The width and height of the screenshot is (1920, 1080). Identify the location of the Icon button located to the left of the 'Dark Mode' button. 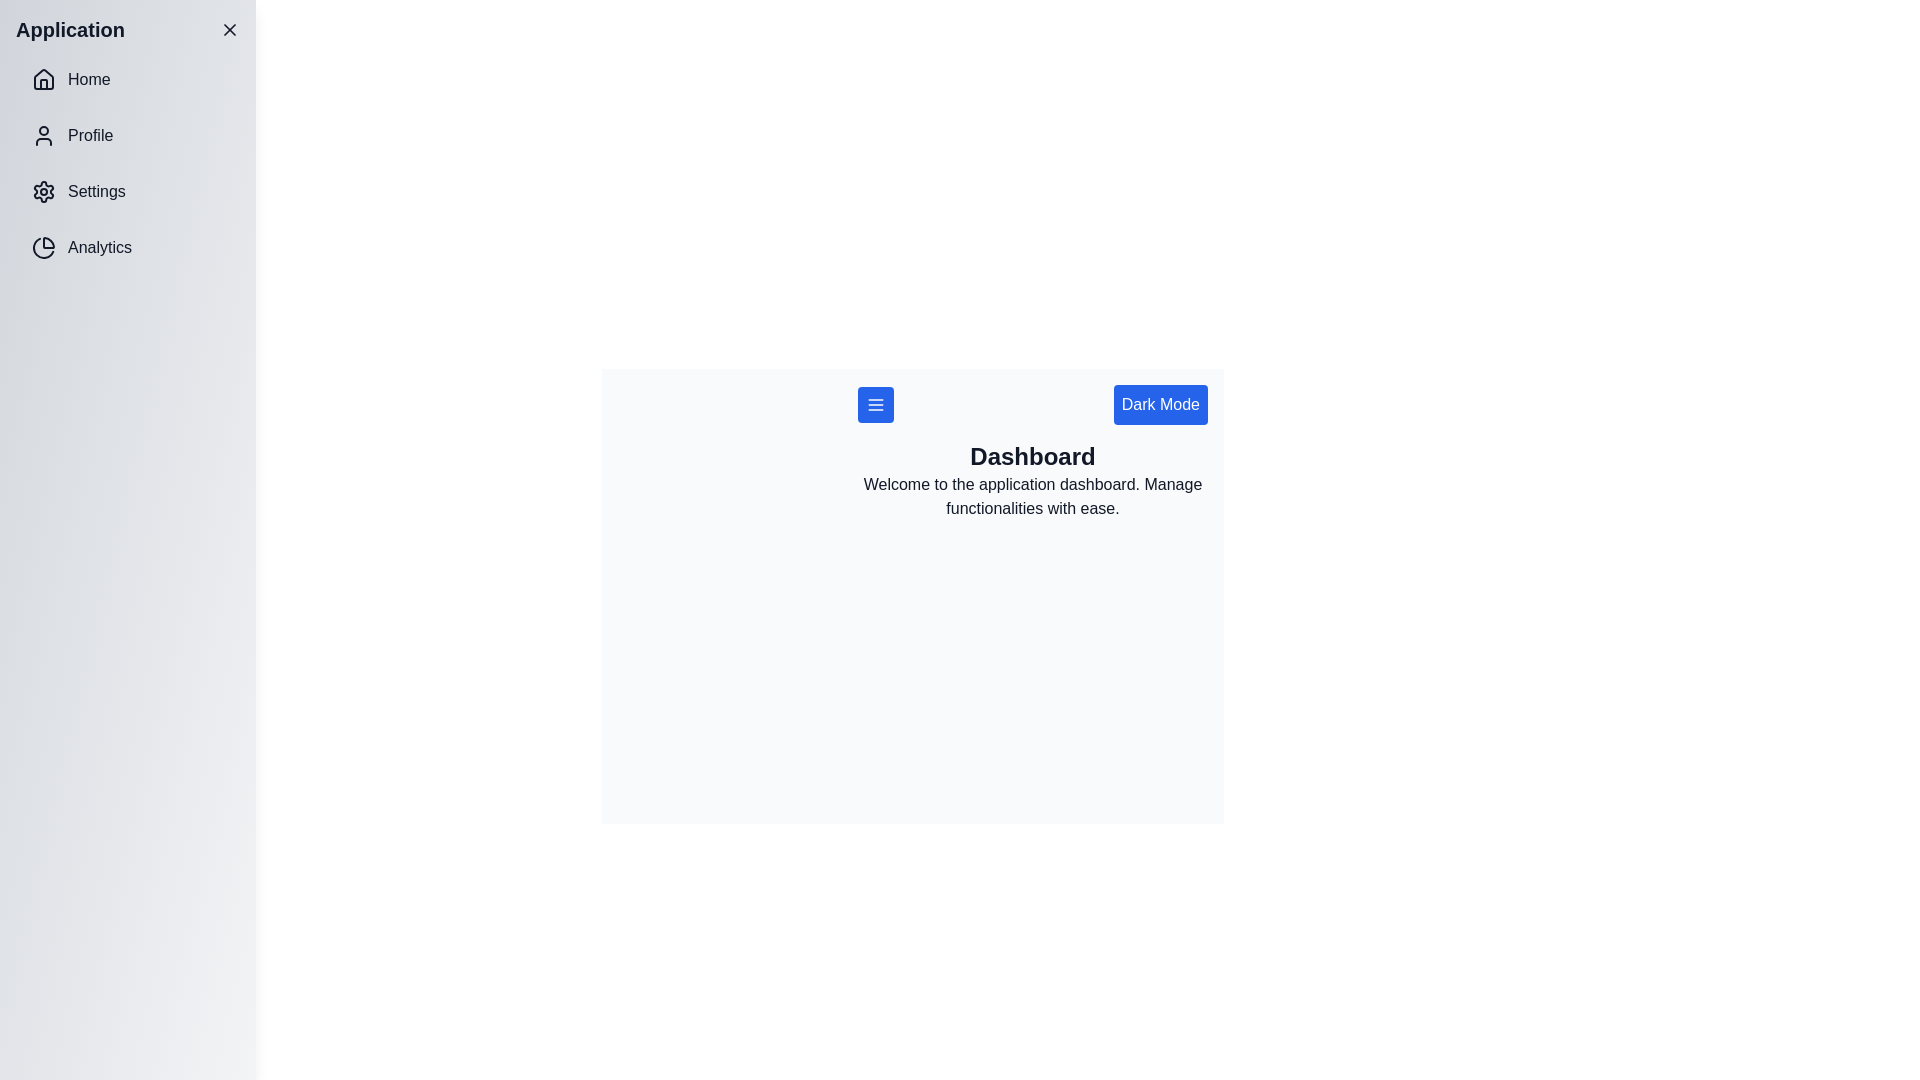
(875, 405).